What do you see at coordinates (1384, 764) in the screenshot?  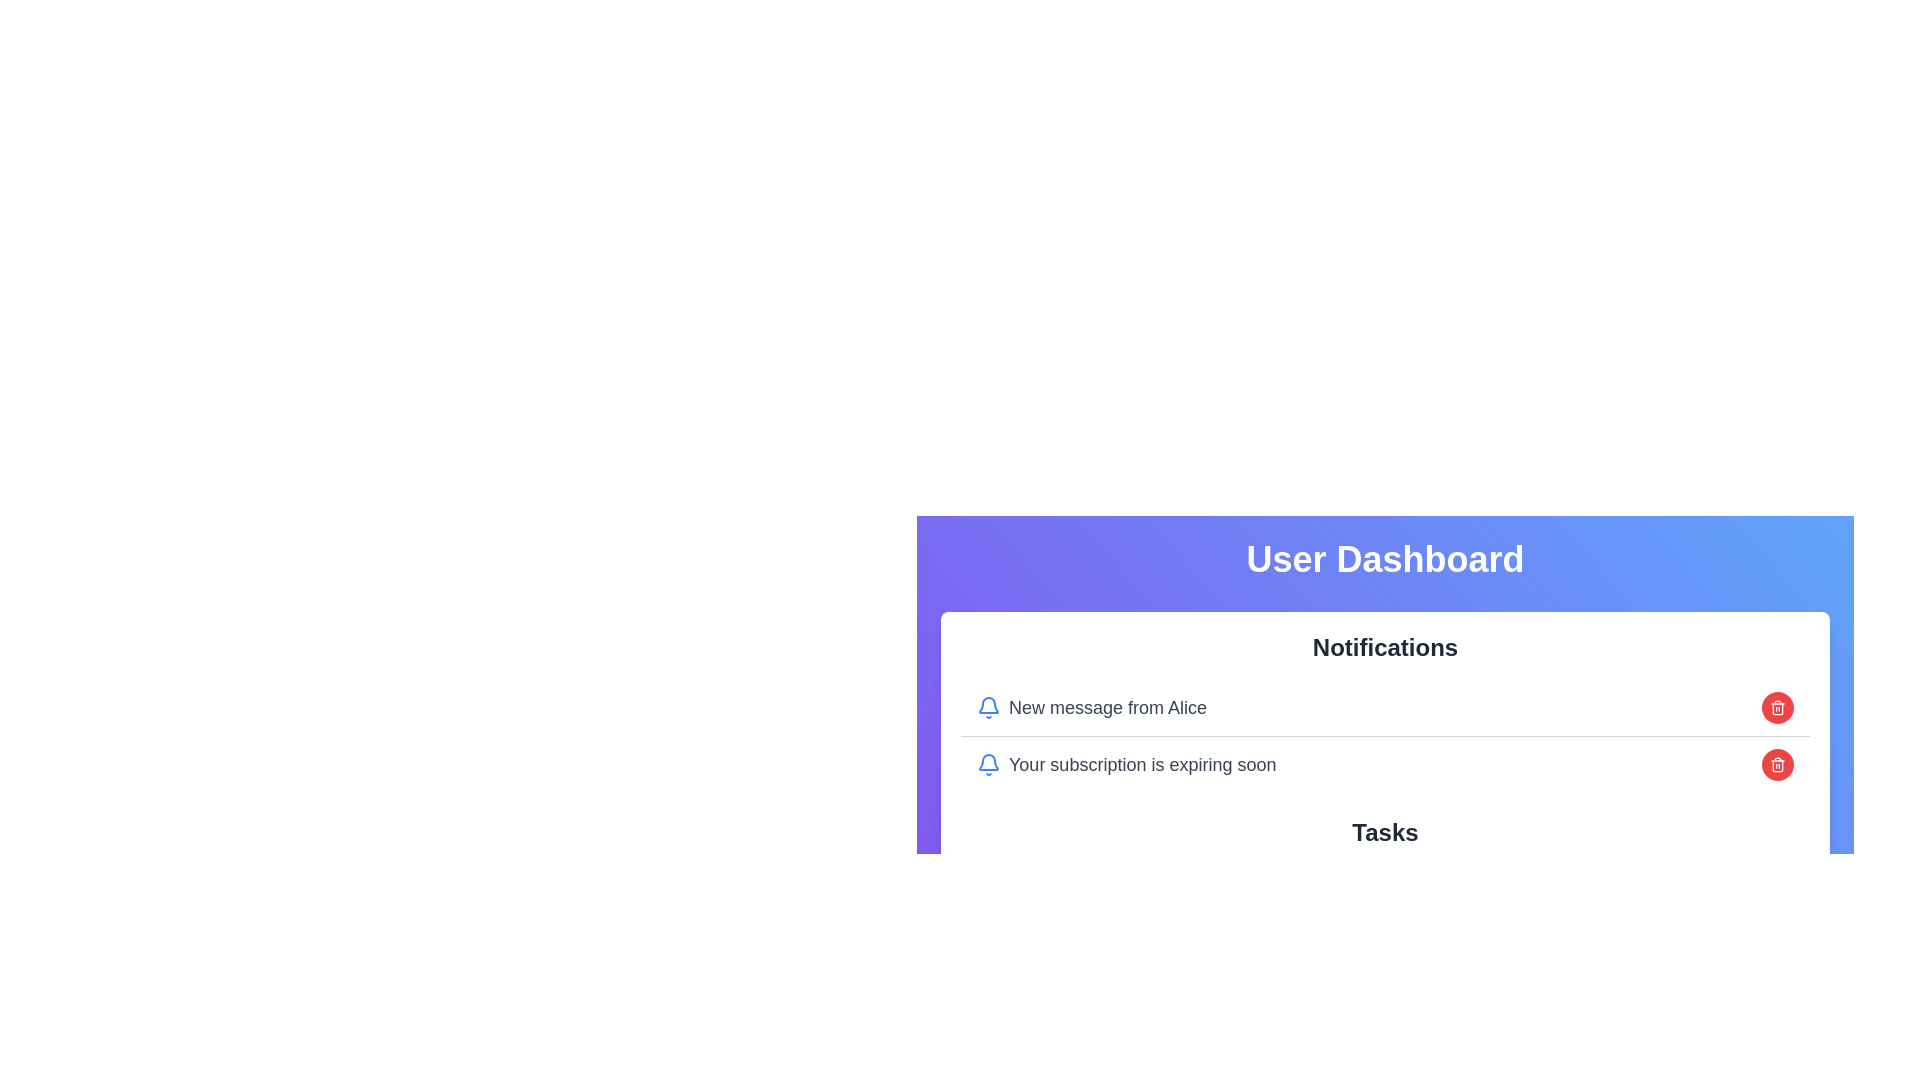 I see `notification in the second notification bar, which contains the message 'Your subscription is expiring soon' and is located below the 'New message from Alice' notification` at bounding box center [1384, 764].